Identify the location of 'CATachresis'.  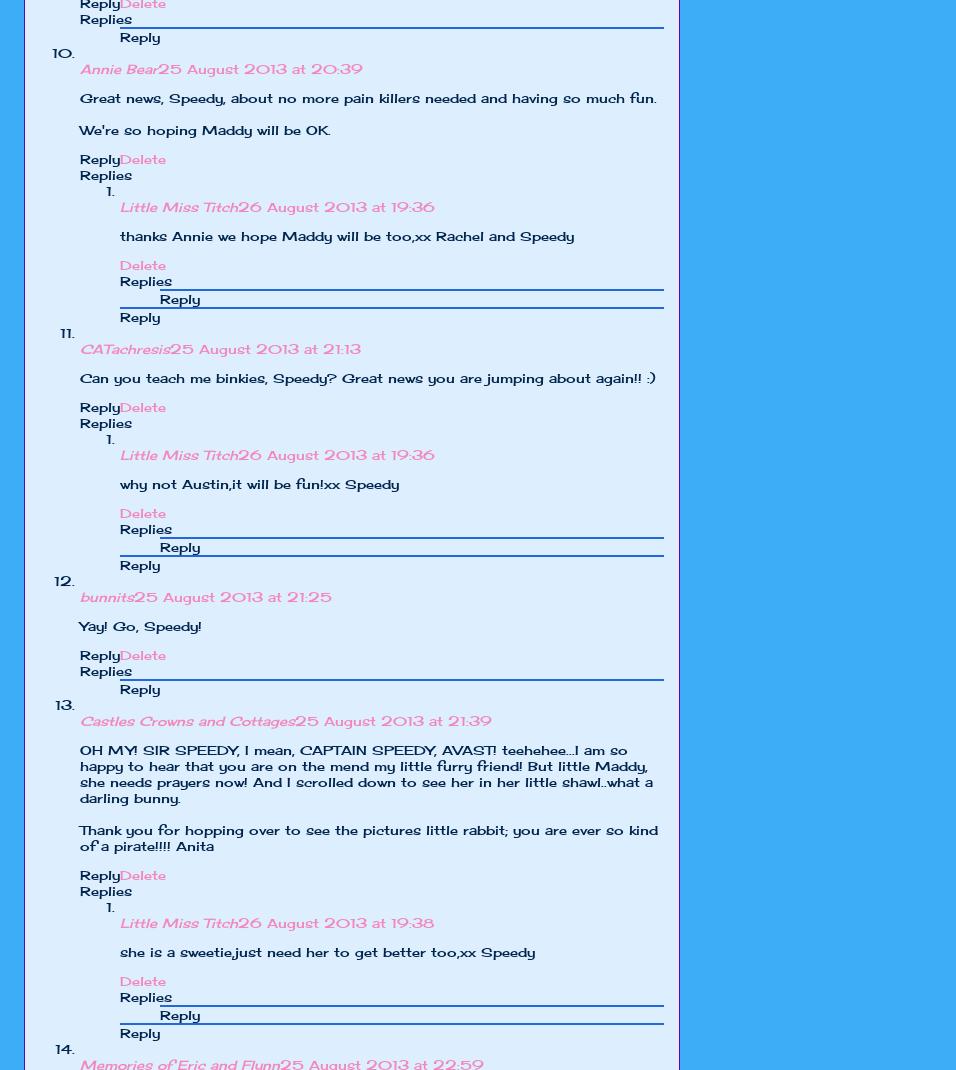
(125, 349).